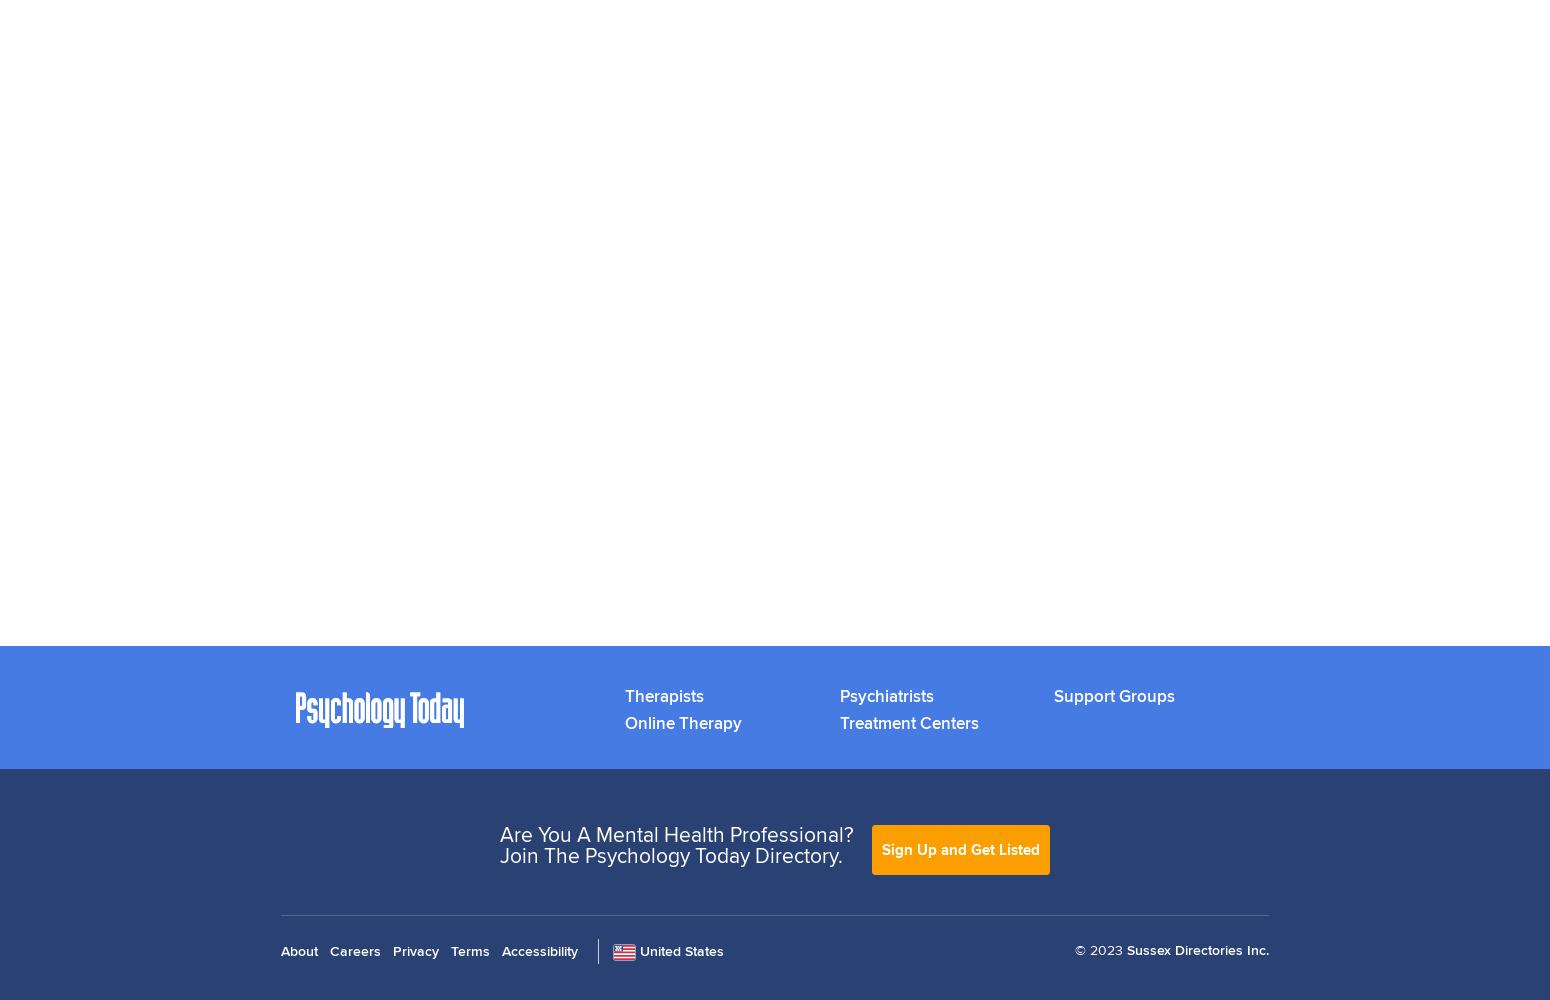 The image size is (1550, 1000). I want to click on '© 2023', so click(1097, 948).